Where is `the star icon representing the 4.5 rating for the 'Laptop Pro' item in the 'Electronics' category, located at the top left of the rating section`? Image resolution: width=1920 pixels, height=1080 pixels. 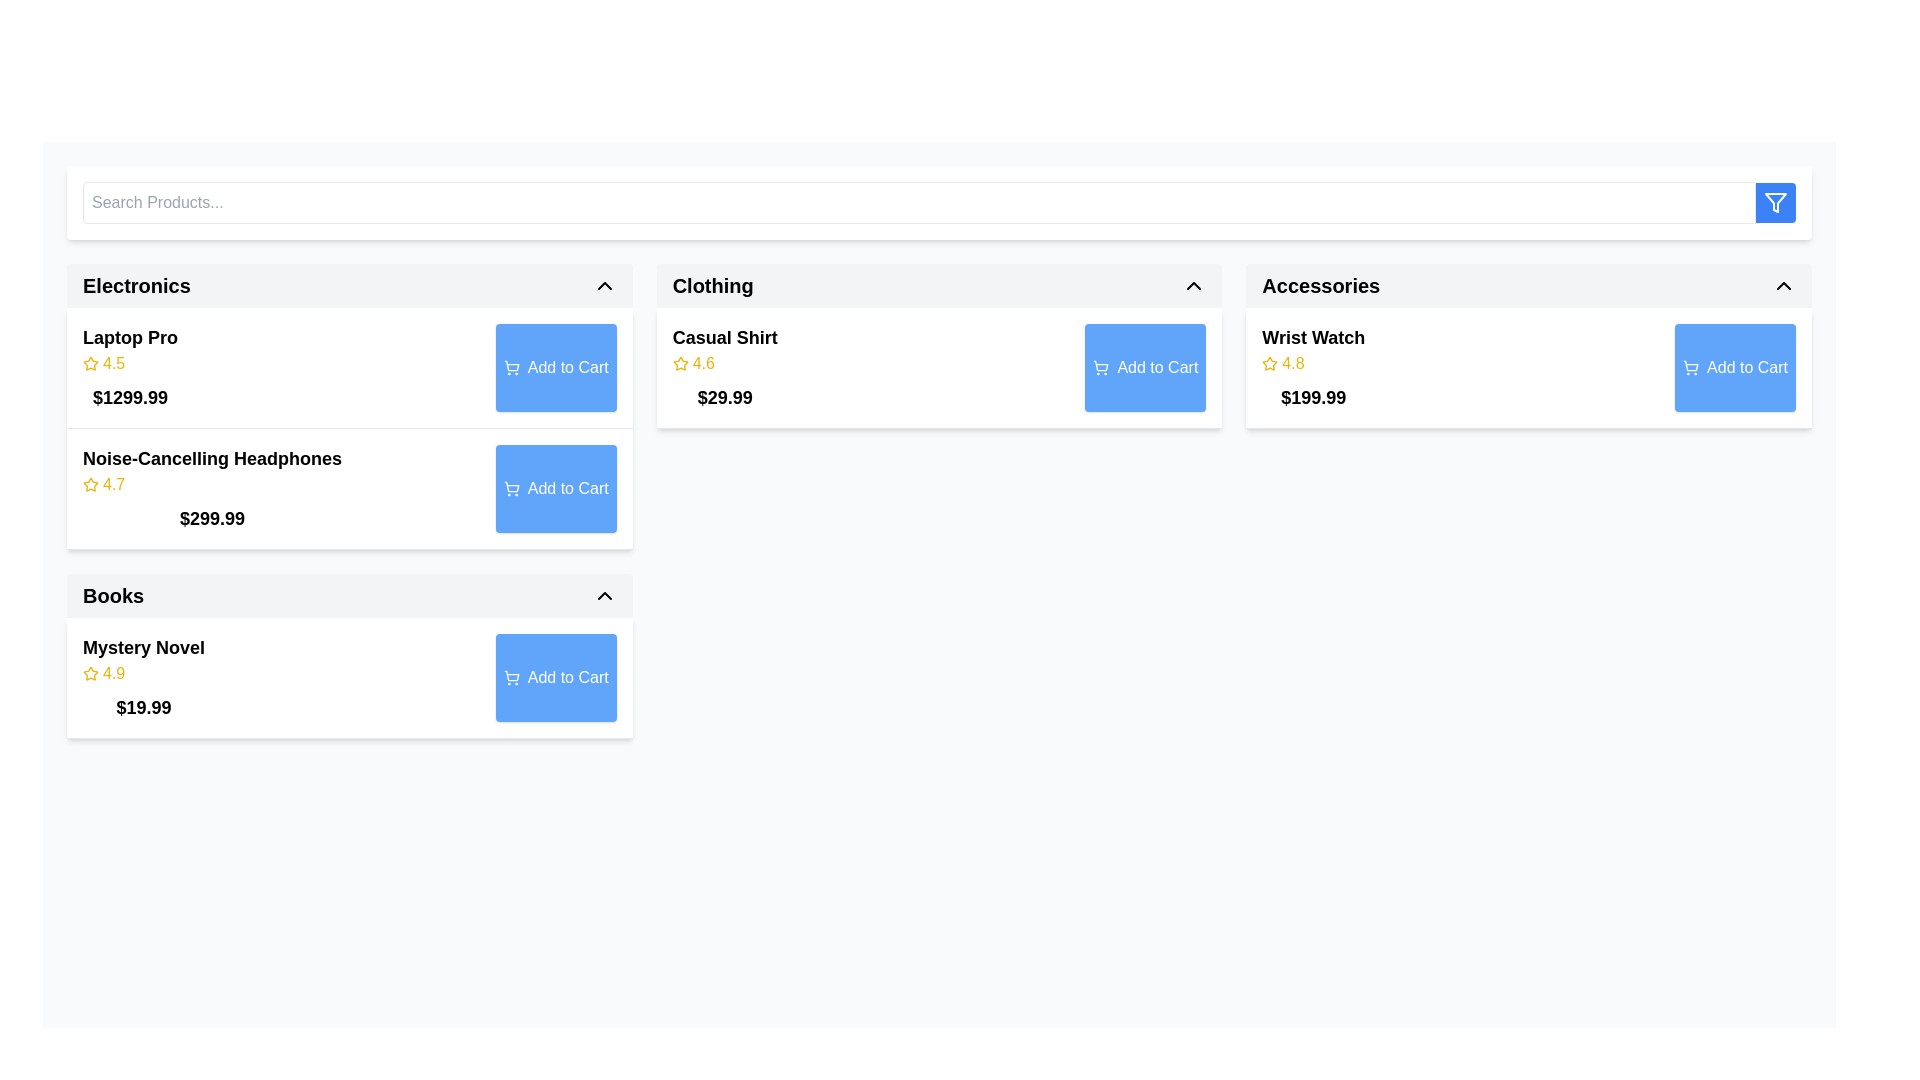 the star icon representing the 4.5 rating for the 'Laptop Pro' item in the 'Electronics' category, located at the top left of the rating section is located at coordinates (90, 363).